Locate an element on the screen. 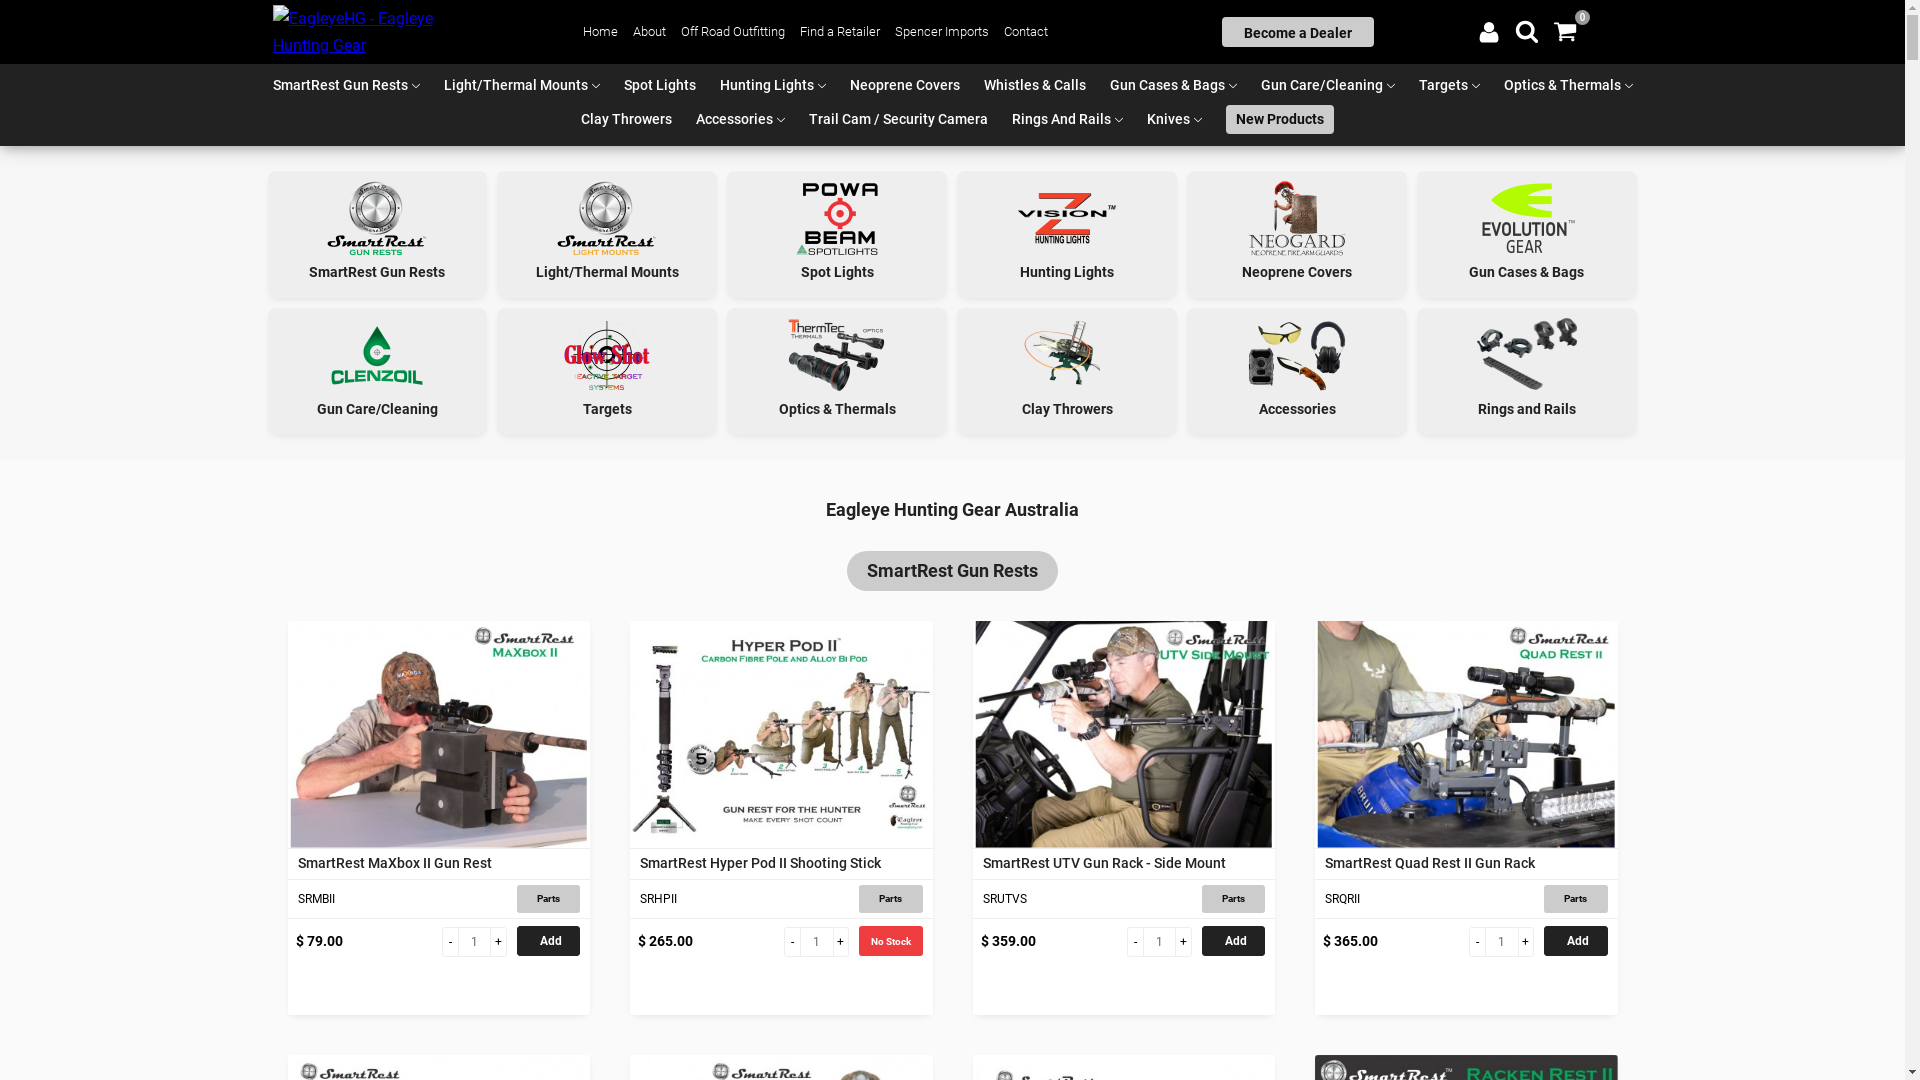  'SmartRest Quad Rest II Gun Rack' is located at coordinates (1466, 862).